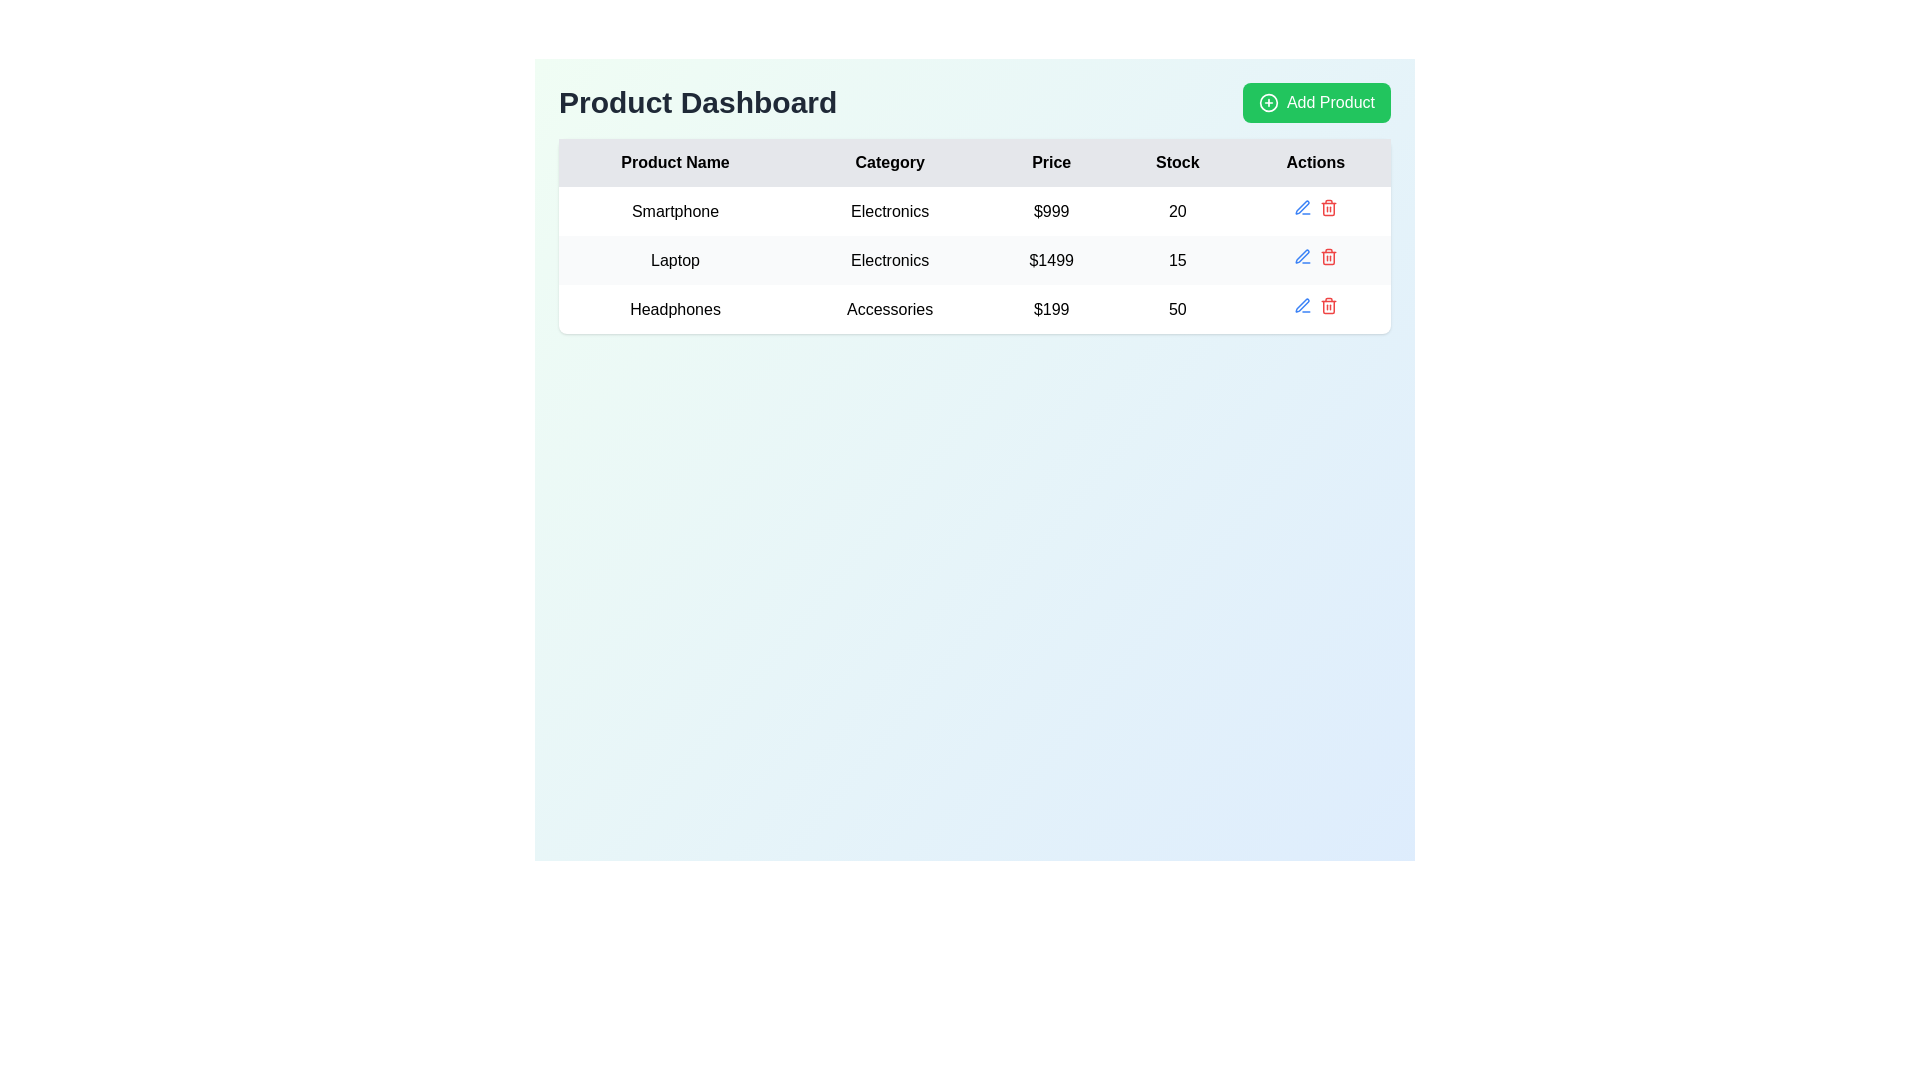 The image size is (1920, 1080). I want to click on the third row in the table that contains the 'Headphones' product, 'Accessories' category, '$199' price, and '50' stock, so click(974, 309).